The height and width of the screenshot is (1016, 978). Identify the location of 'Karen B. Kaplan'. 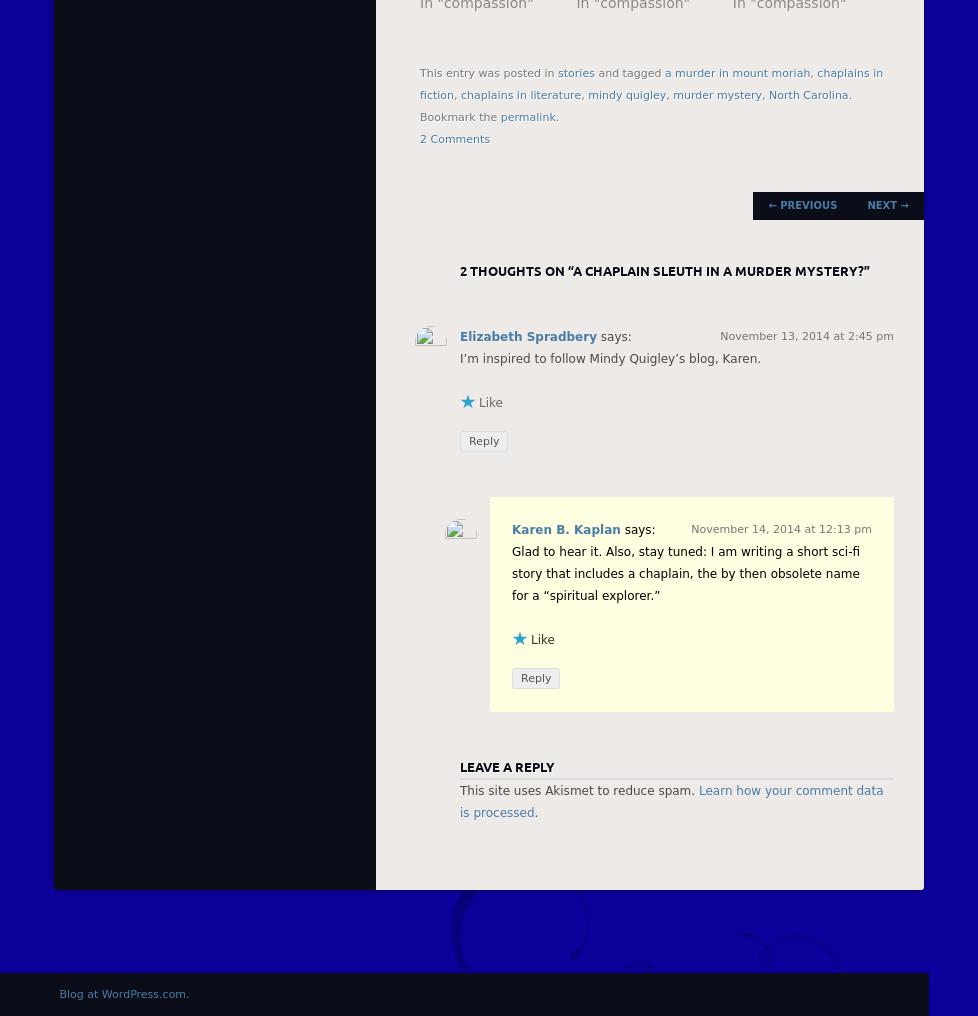
(565, 529).